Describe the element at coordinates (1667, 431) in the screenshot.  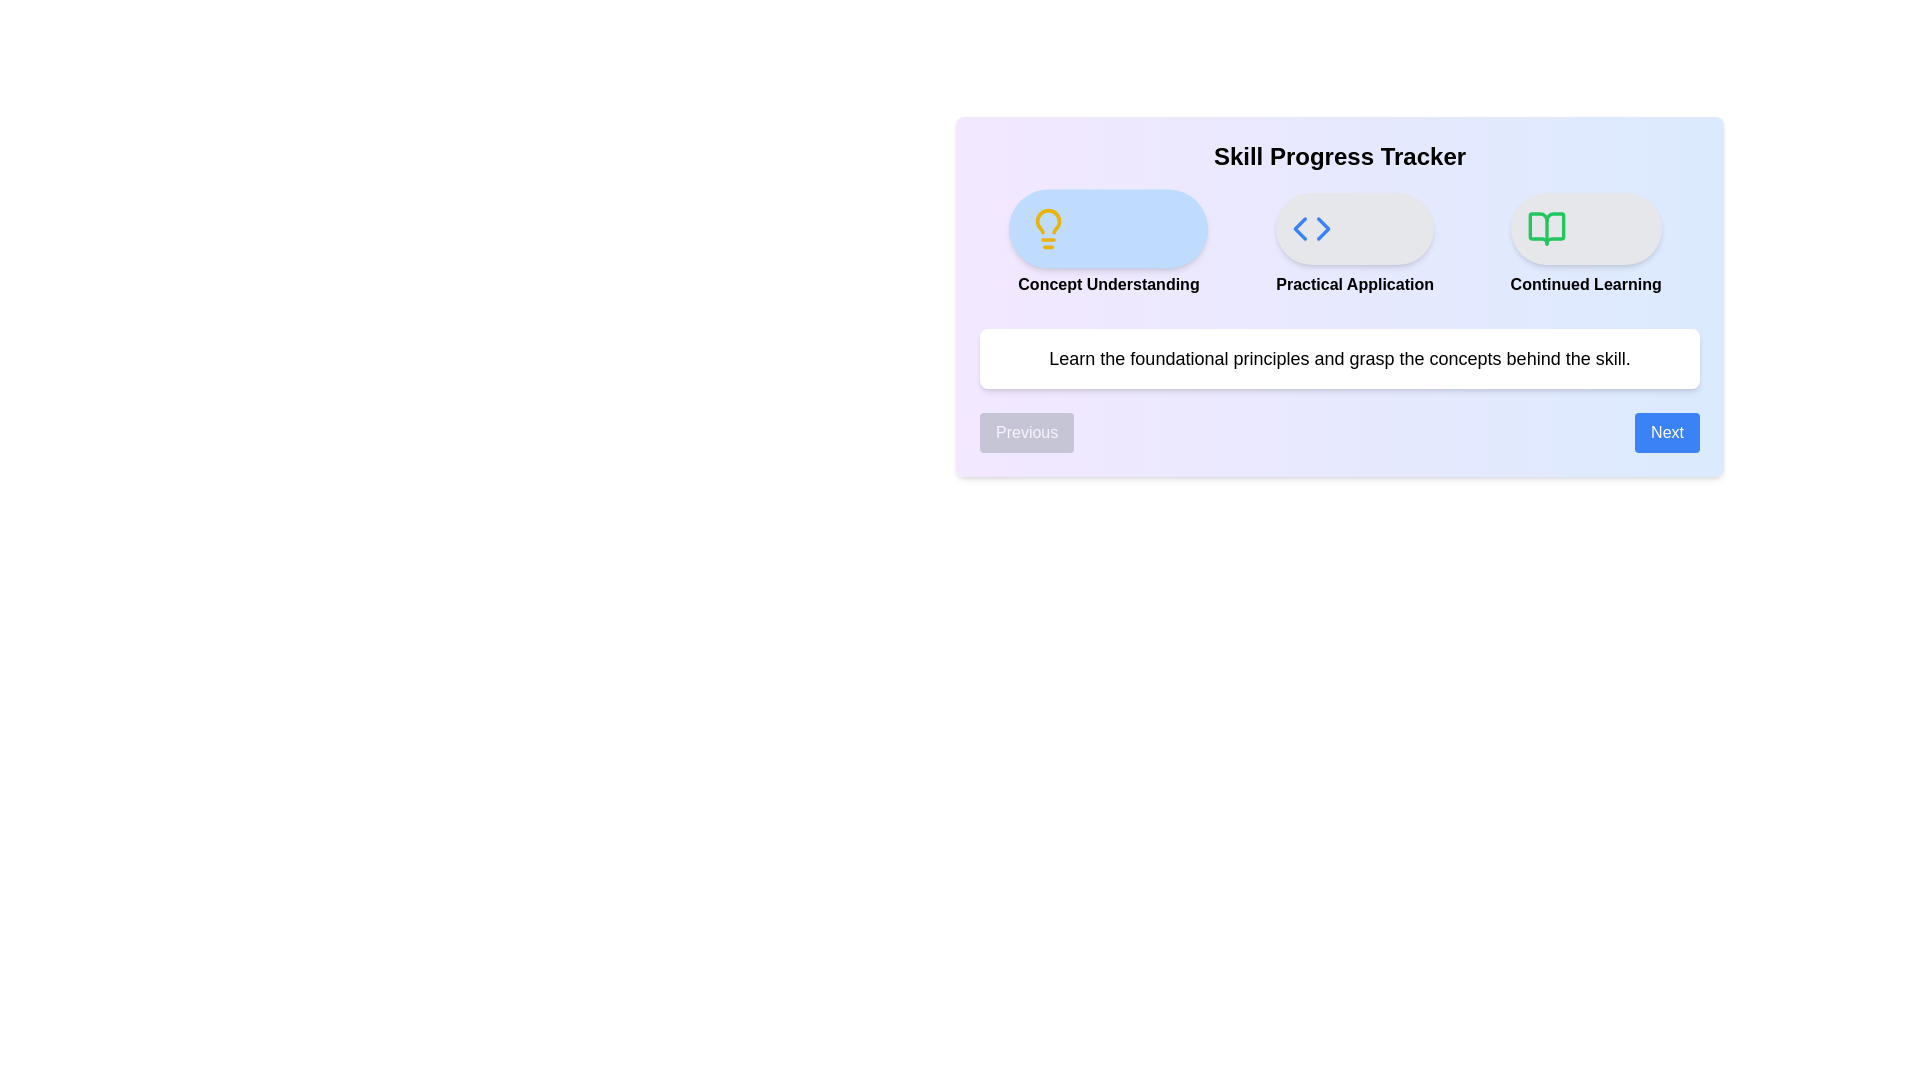
I see `the 'Next' button to navigate to the next step in the Skill Progress Tracker` at that location.